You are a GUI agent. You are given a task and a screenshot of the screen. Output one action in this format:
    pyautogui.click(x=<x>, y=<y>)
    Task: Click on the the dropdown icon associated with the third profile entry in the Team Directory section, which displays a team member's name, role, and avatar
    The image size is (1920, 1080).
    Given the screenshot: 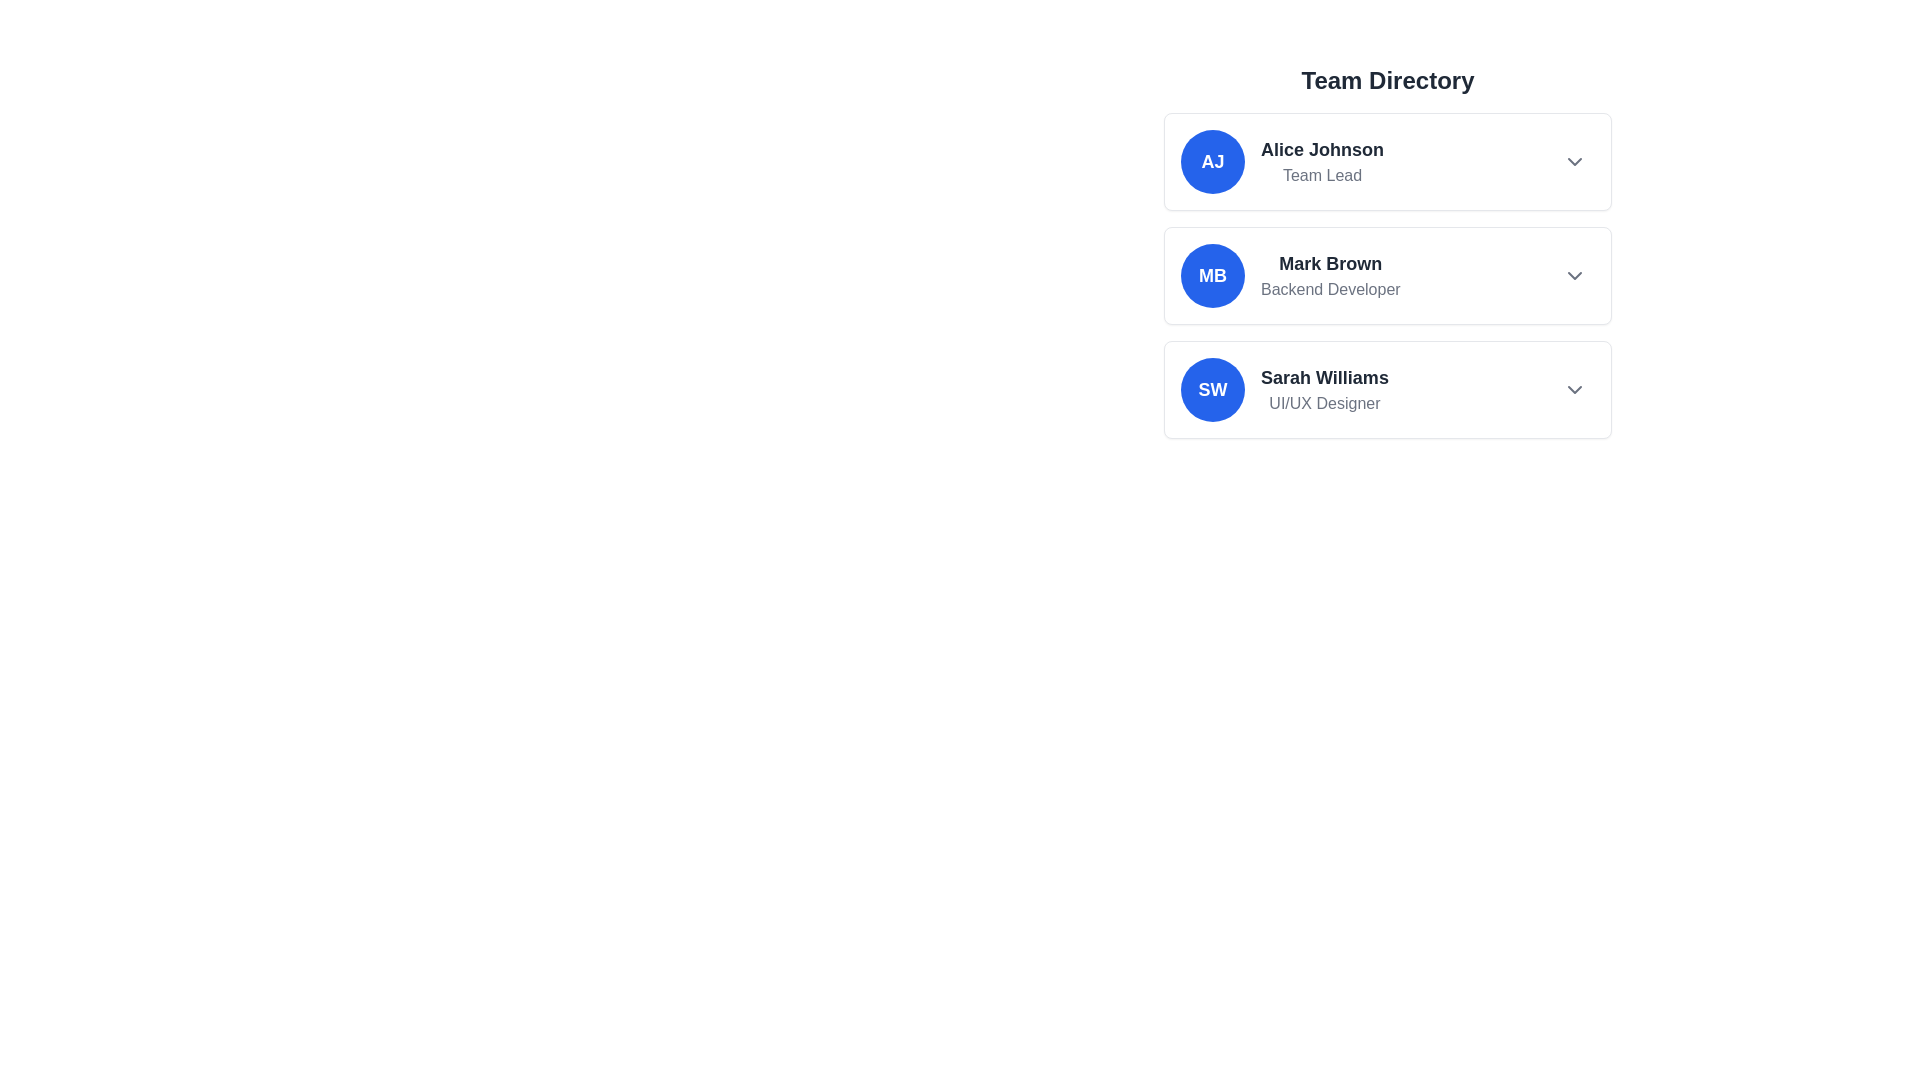 What is the action you would take?
    pyautogui.click(x=1284, y=389)
    